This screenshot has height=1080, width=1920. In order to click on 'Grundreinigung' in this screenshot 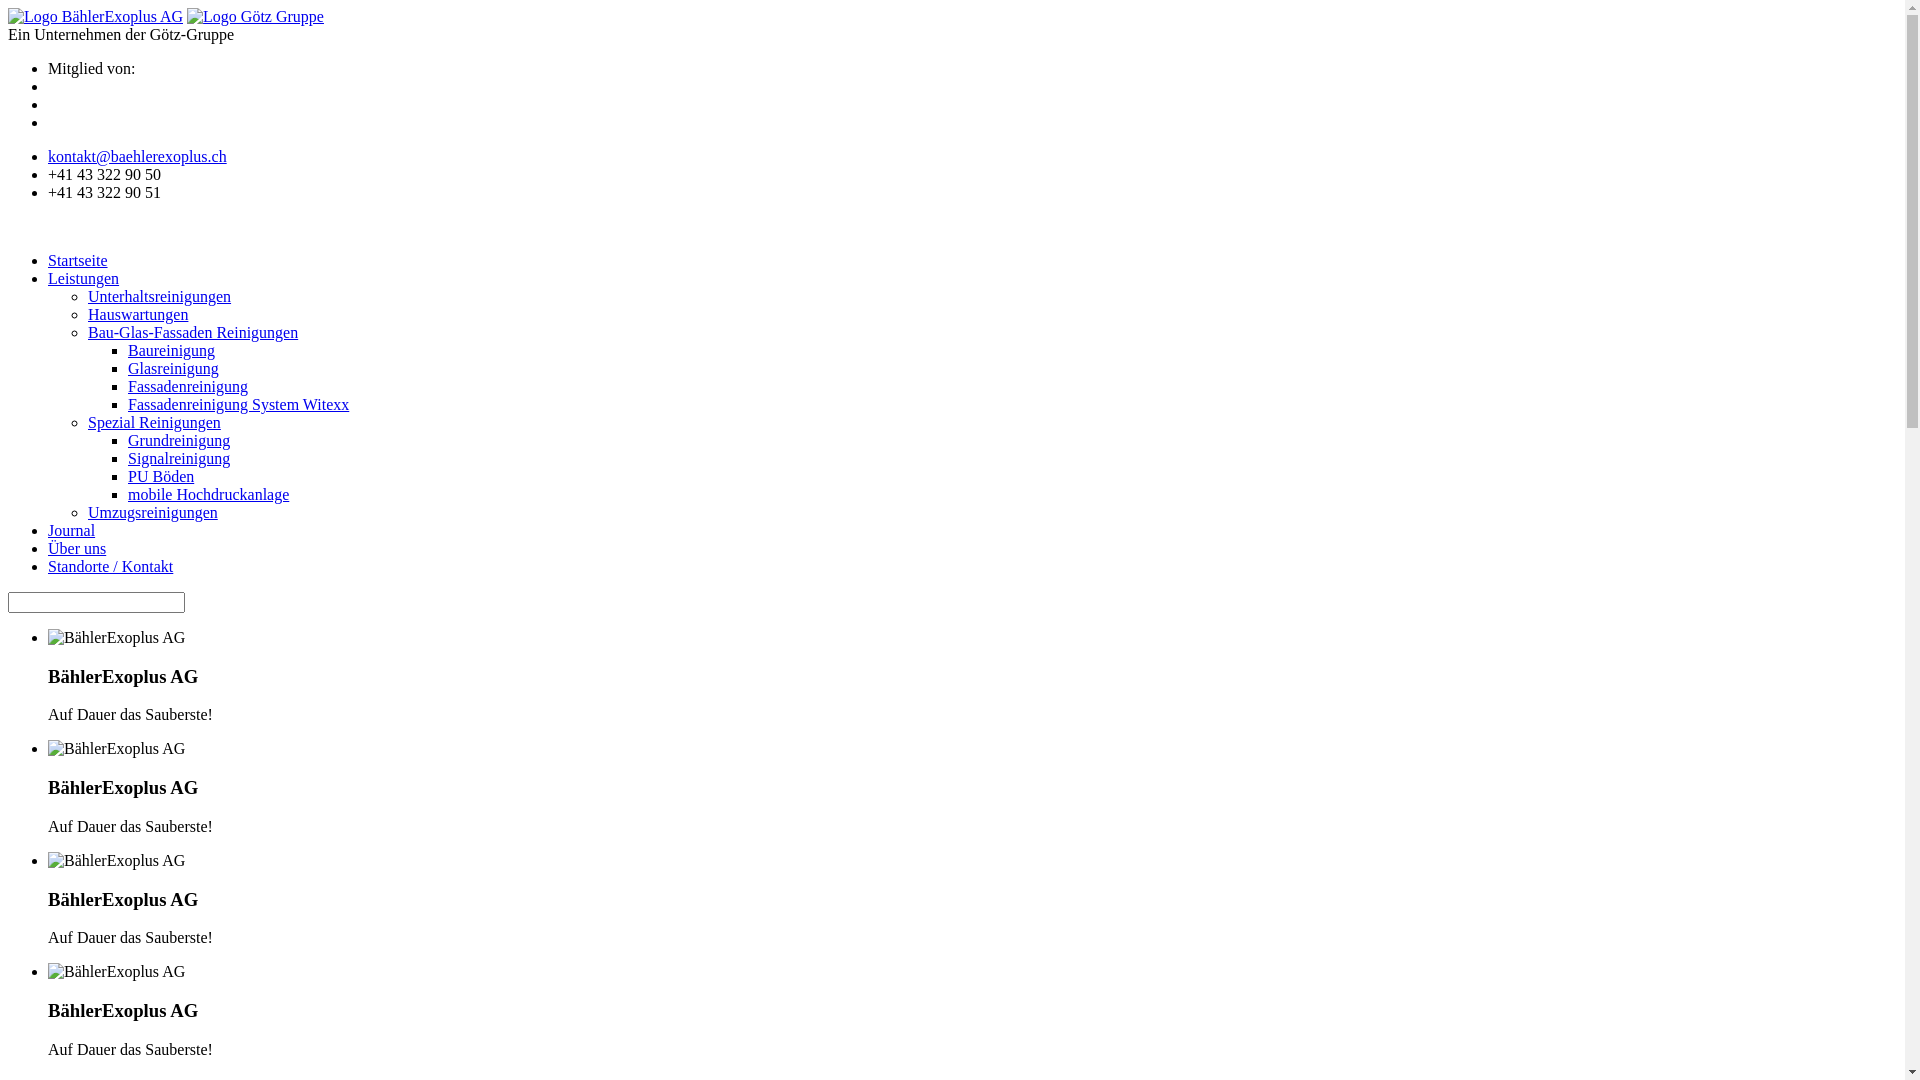, I will do `click(178, 439)`.